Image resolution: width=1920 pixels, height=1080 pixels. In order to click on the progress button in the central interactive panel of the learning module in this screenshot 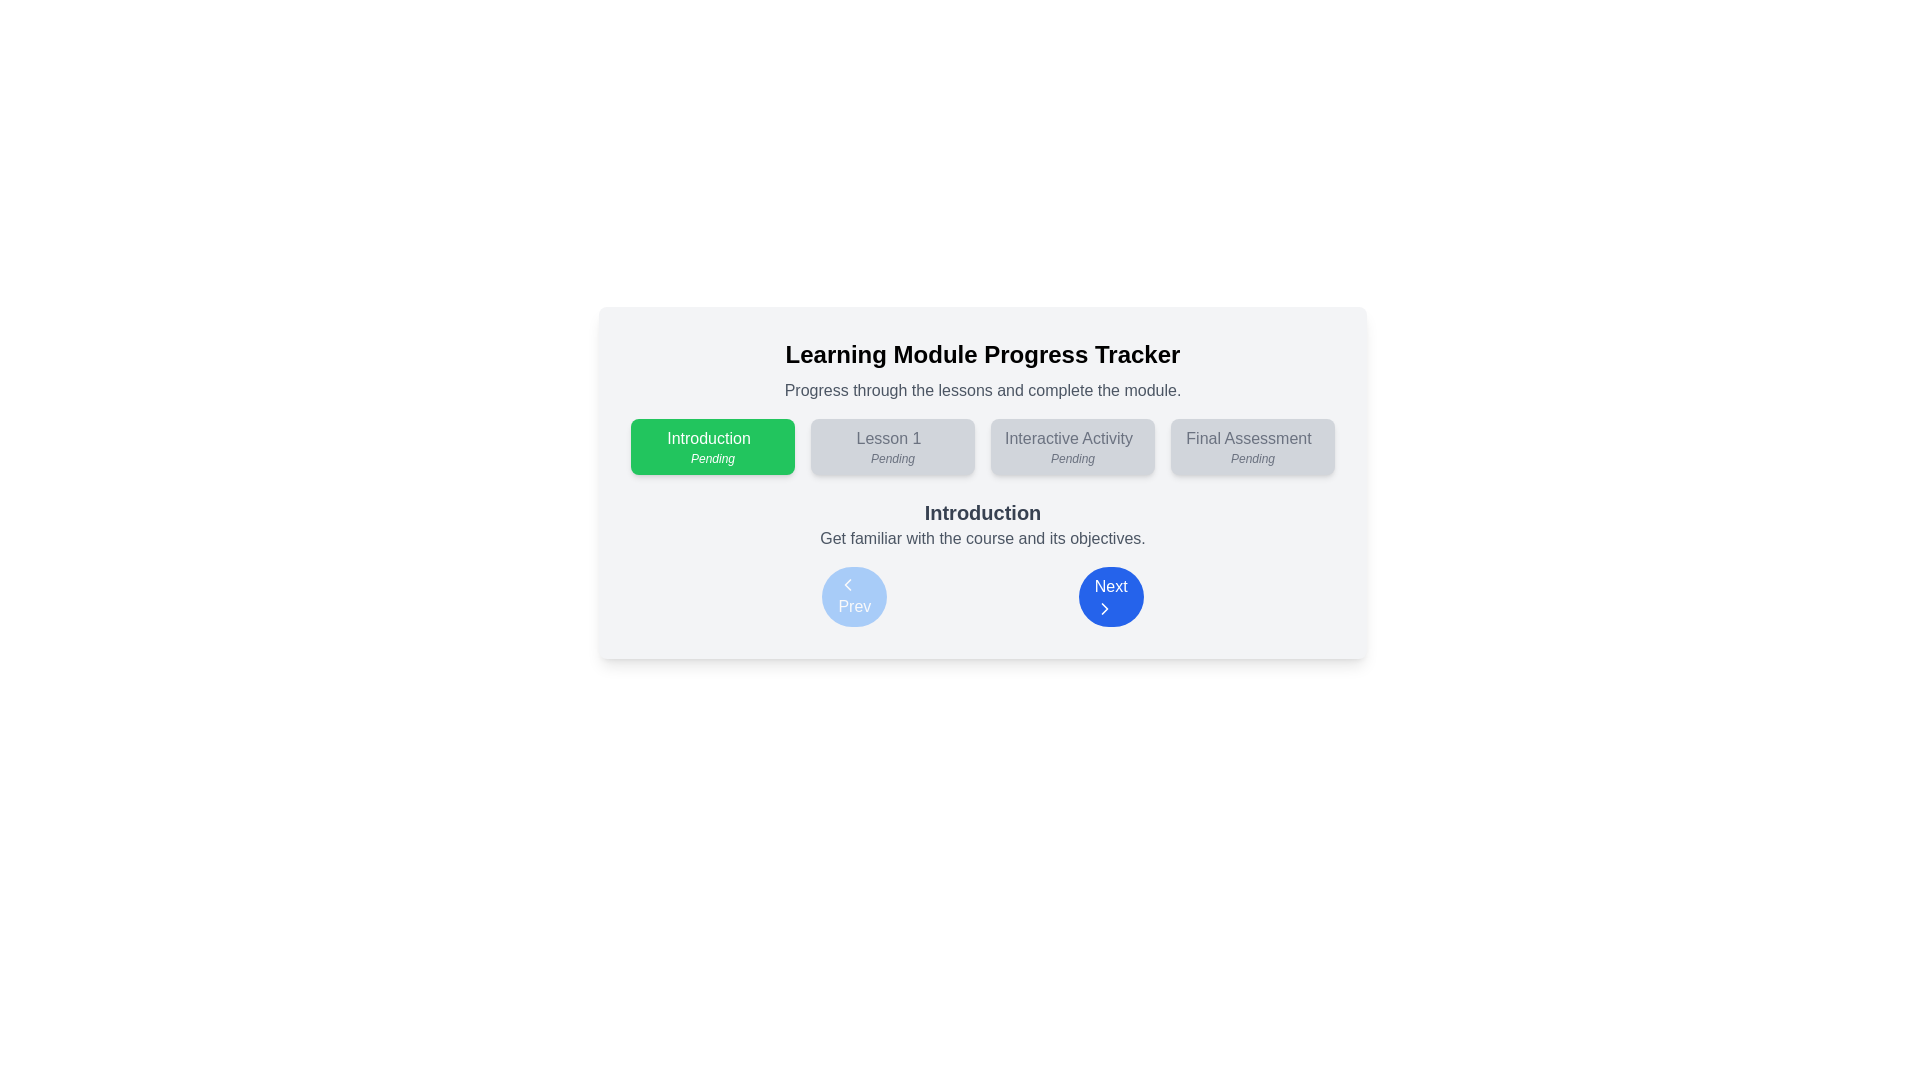, I will do `click(983, 482)`.